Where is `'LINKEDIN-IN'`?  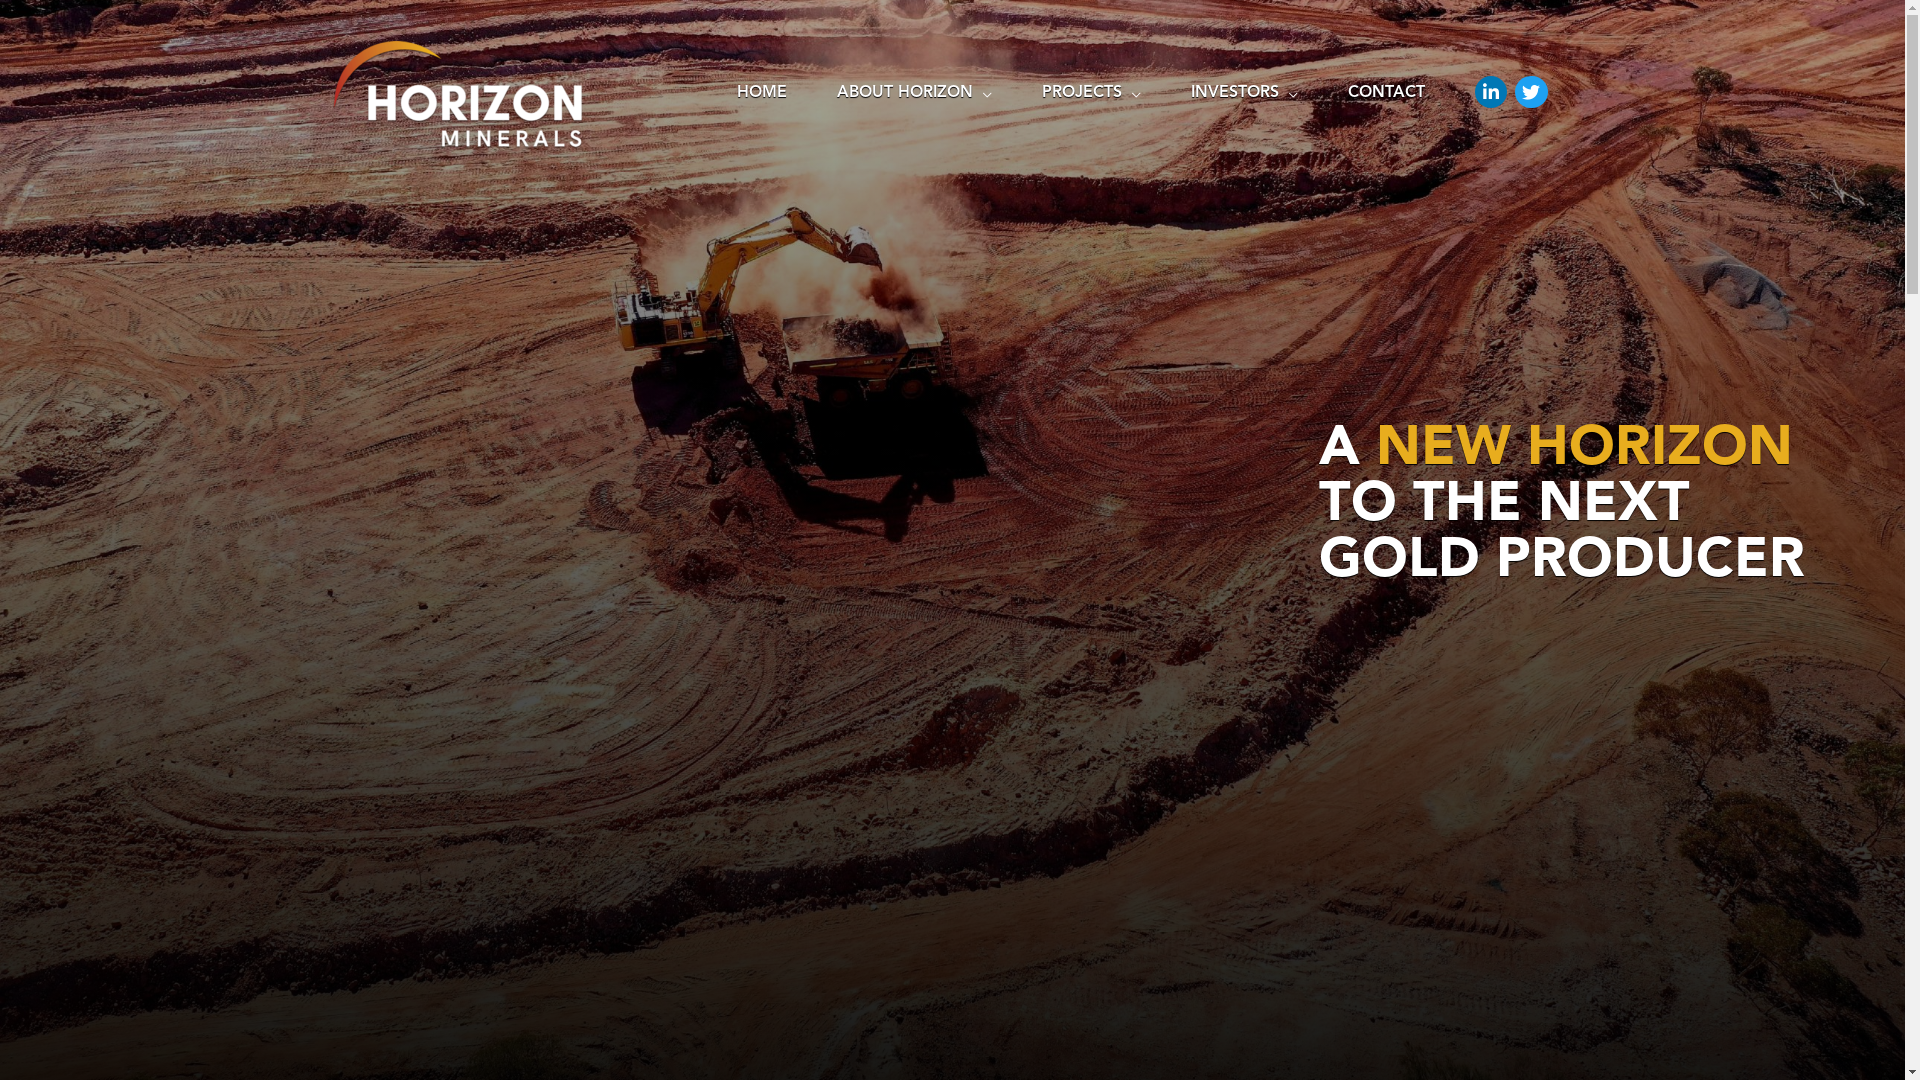 'LINKEDIN-IN' is located at coordinates (1491, 92).